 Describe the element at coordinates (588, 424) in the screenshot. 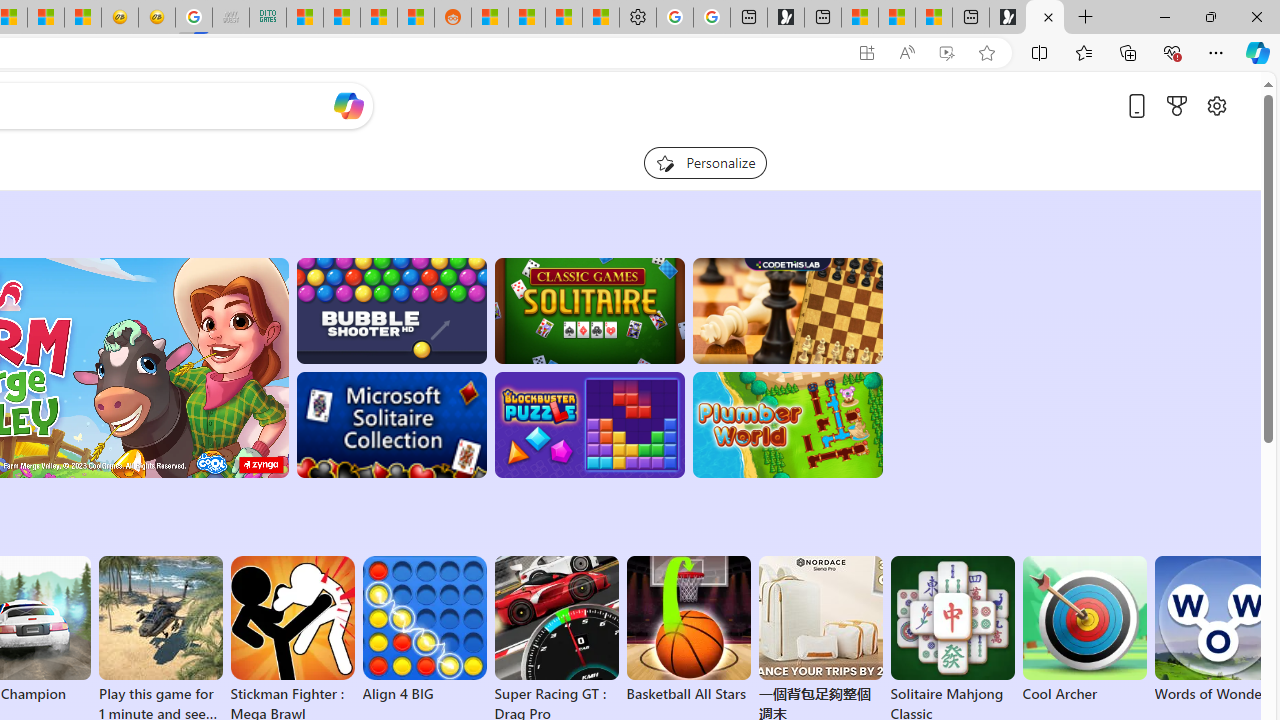

I see `'BlockBuster: Adventures Puzzle'` at that location.